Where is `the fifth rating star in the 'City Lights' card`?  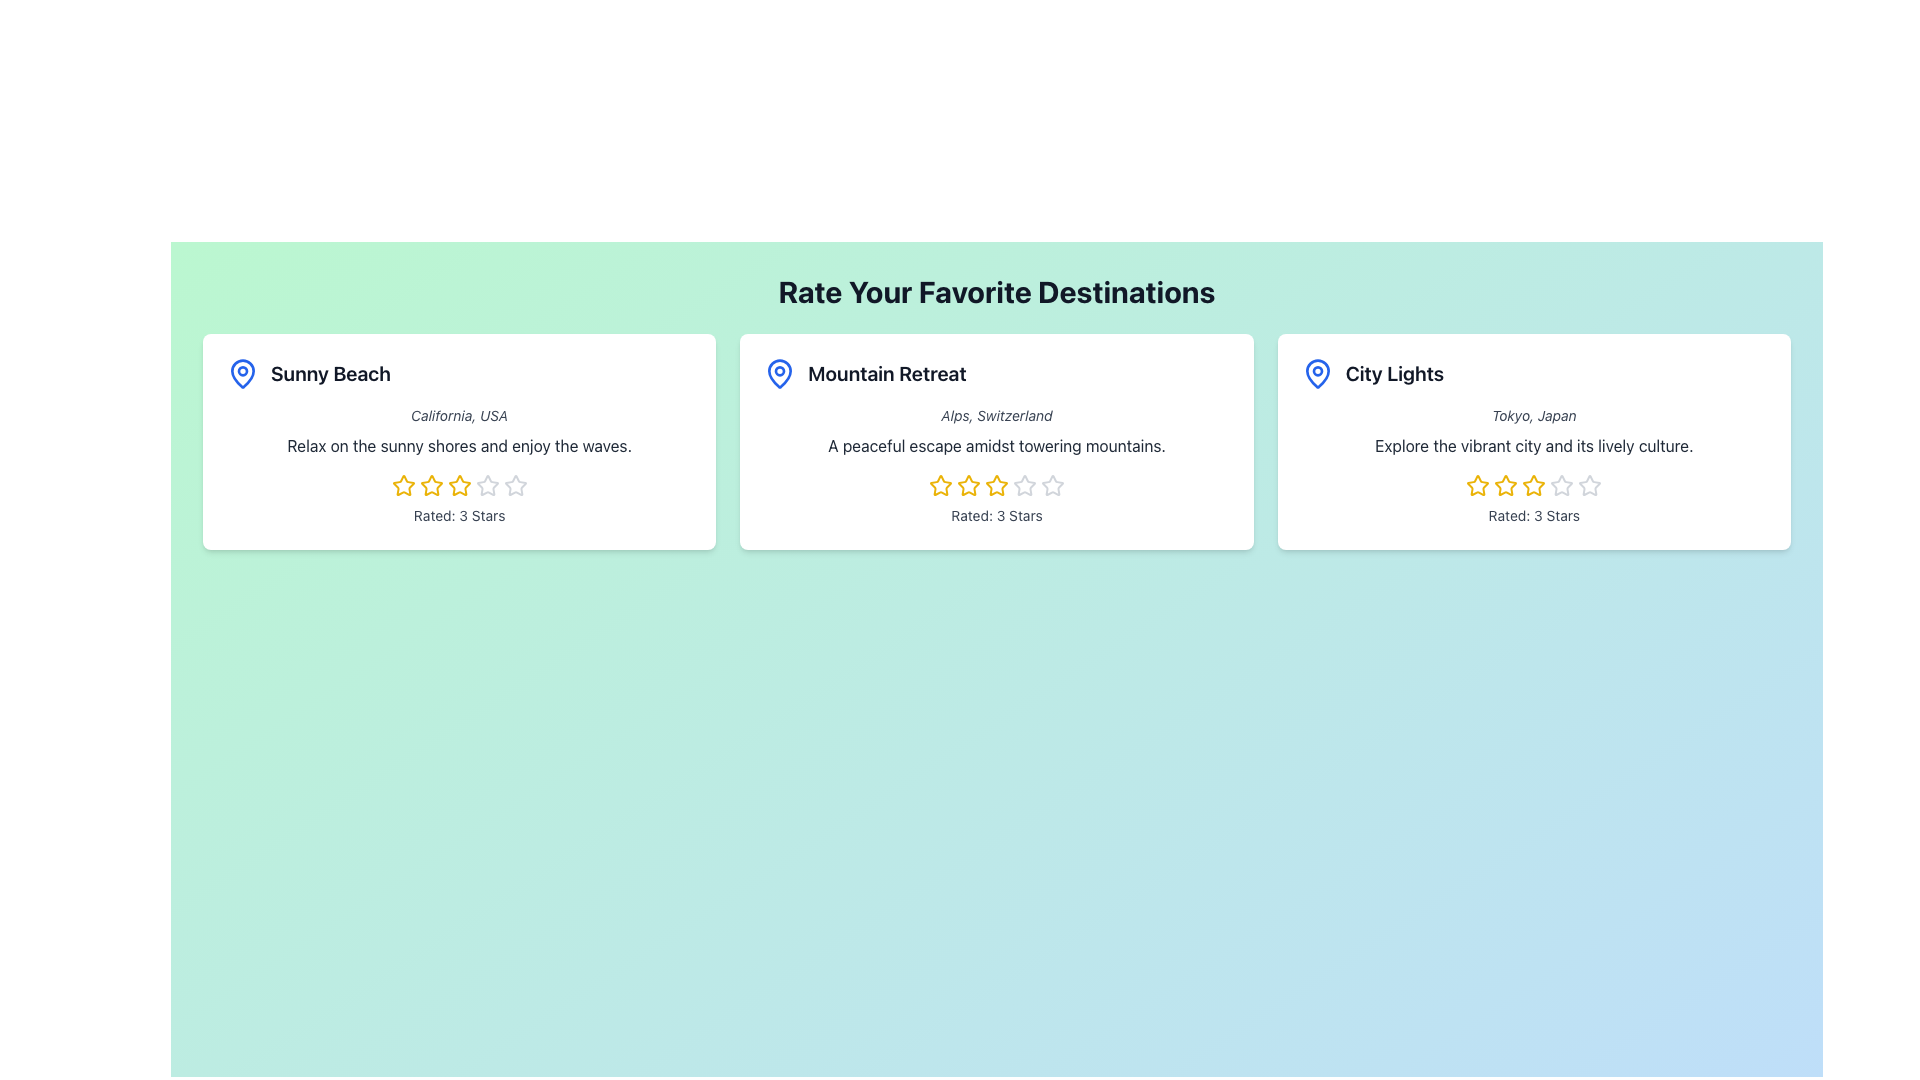
the fifth rating star in the 'City Lights' card is located at coordinates (1589, 485).